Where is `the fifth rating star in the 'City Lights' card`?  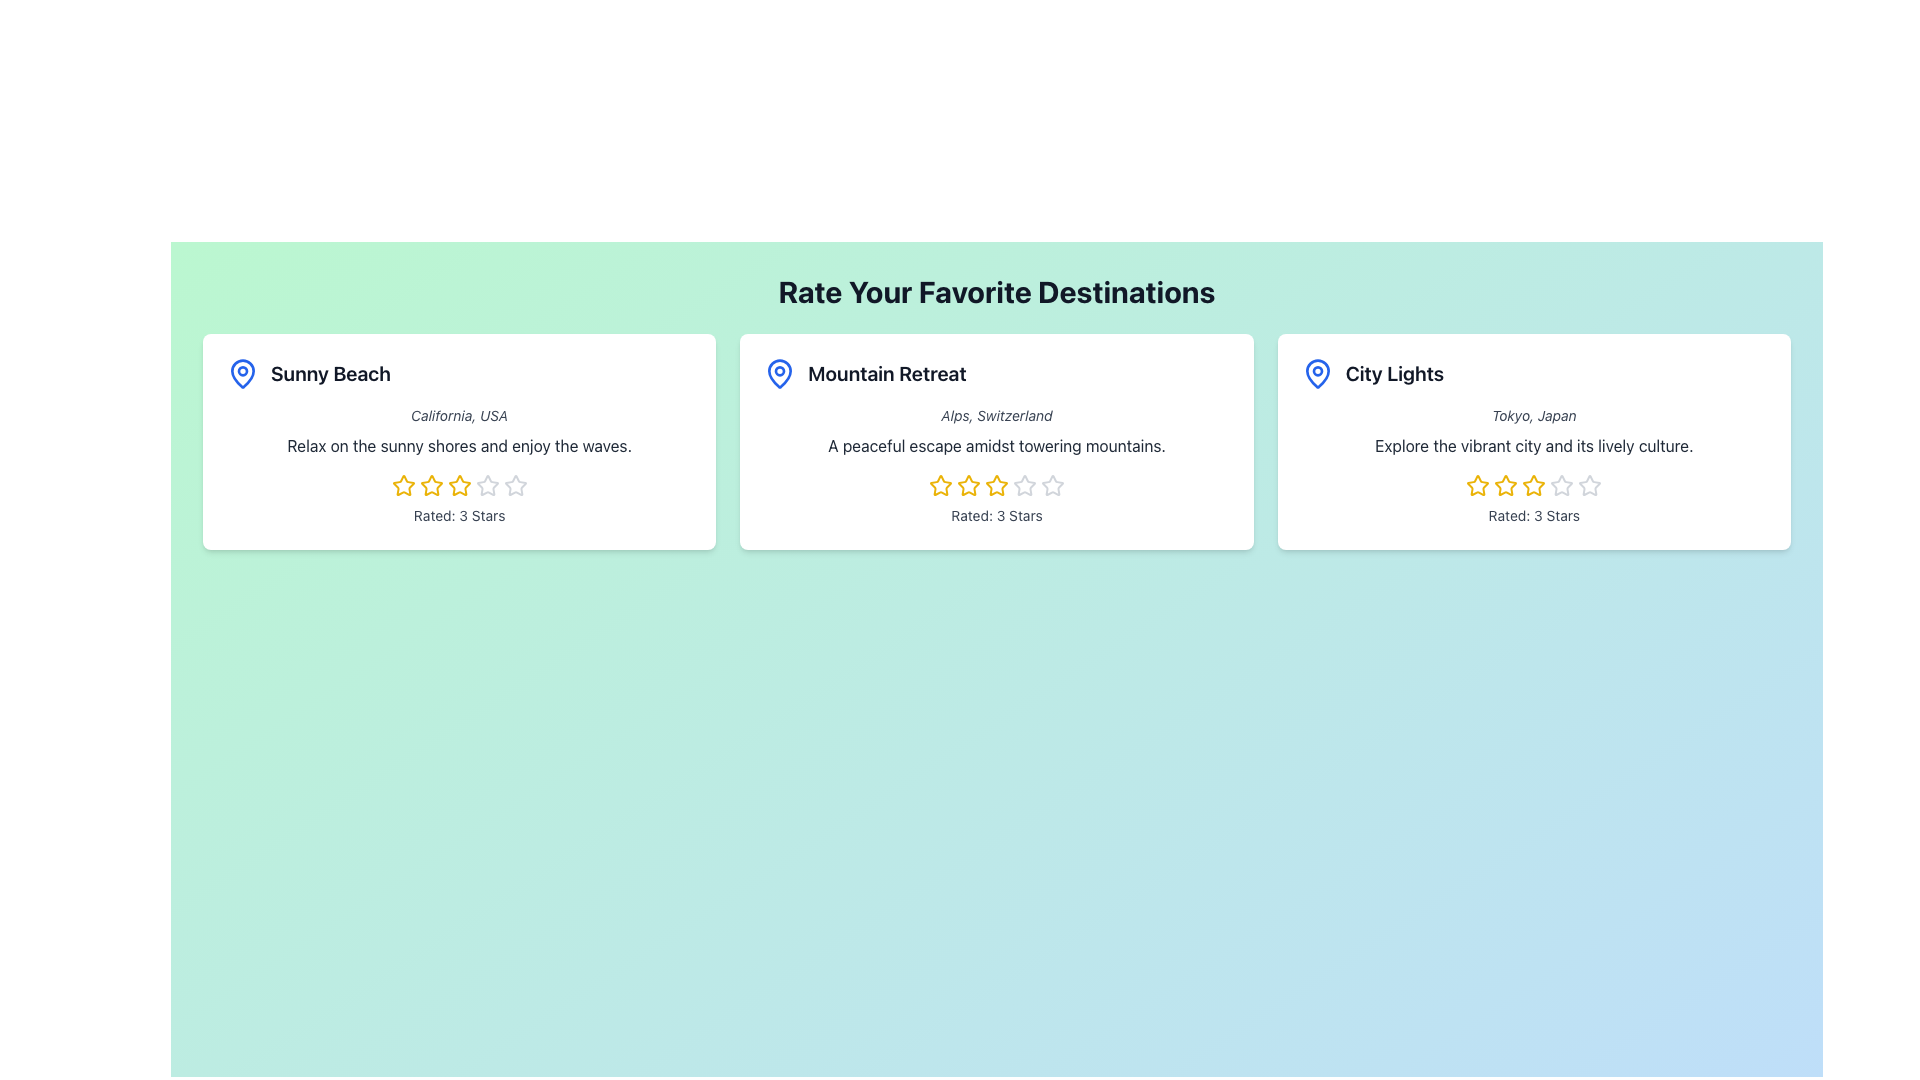
the fifth rating star in the 'City Lights' card is located at coordinates (1589, 485).